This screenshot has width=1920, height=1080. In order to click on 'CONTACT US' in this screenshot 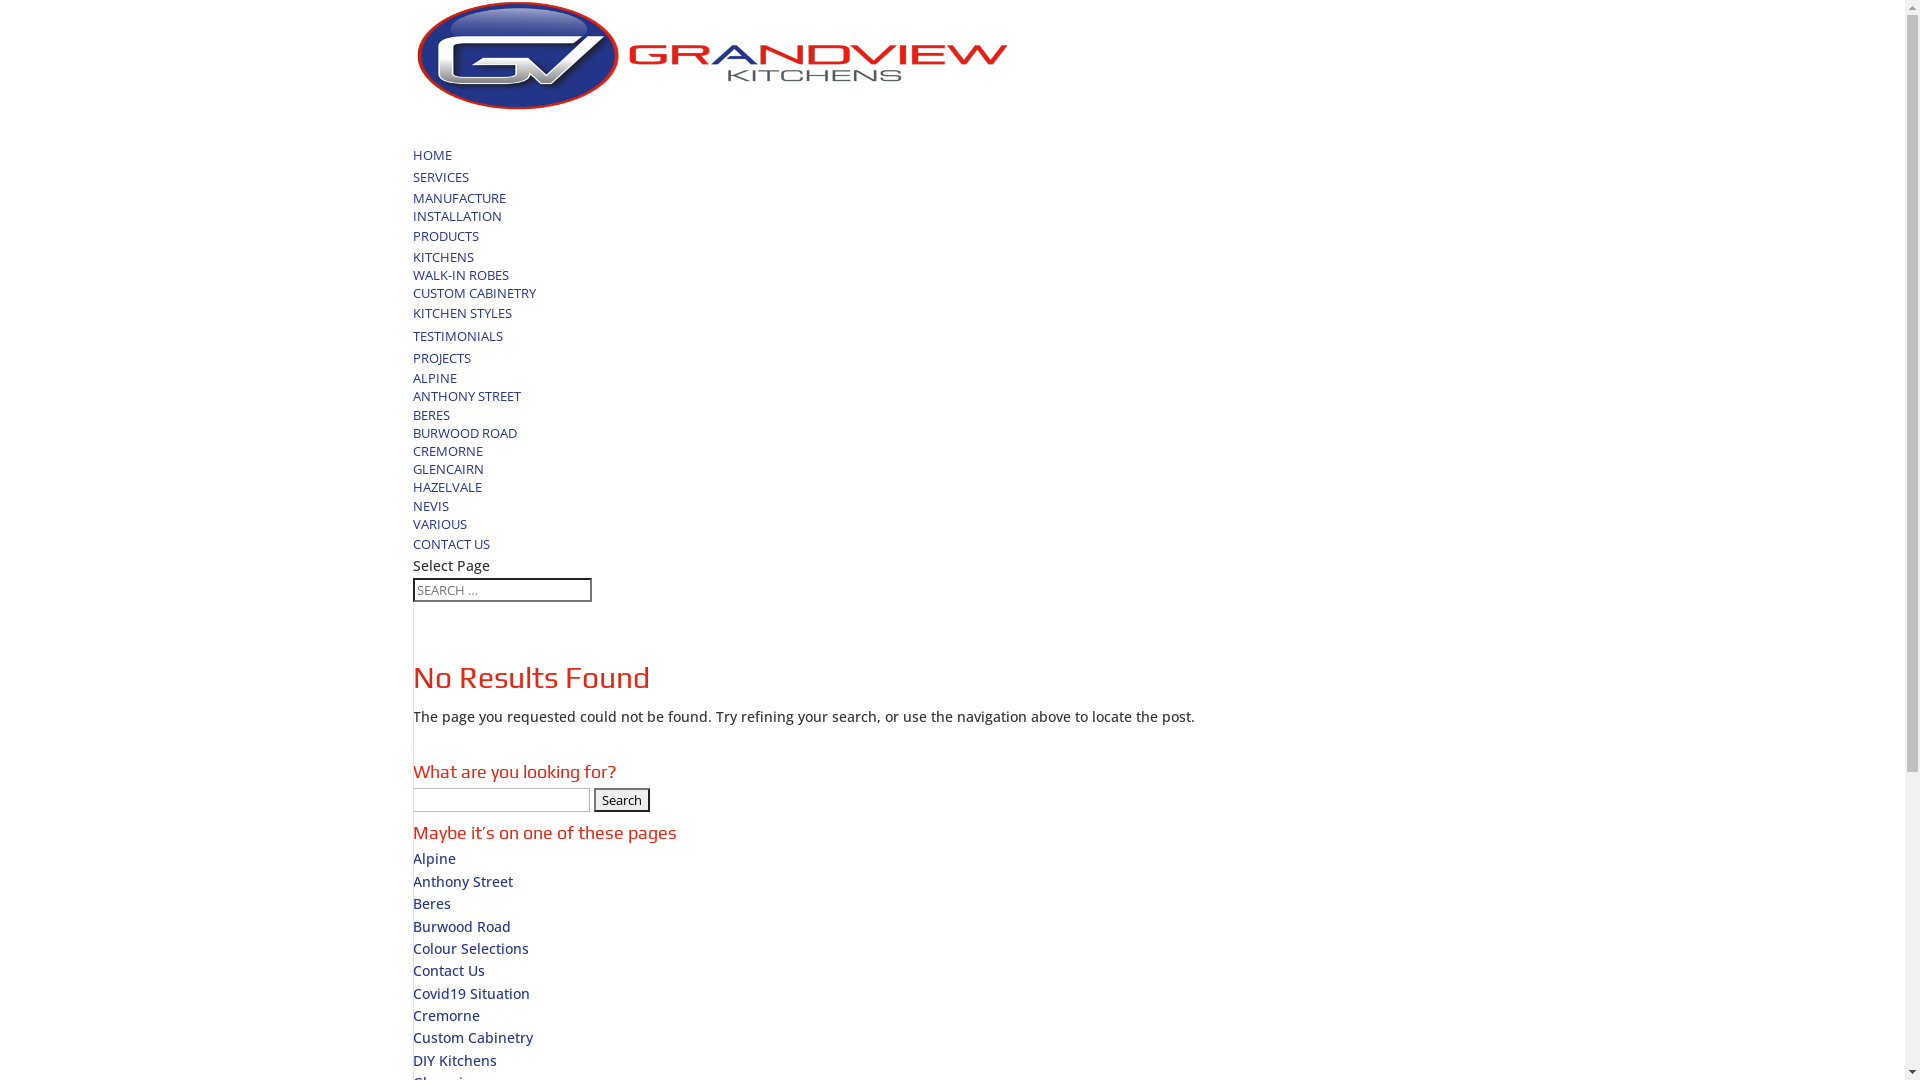, I will do `click(449, 556)`.